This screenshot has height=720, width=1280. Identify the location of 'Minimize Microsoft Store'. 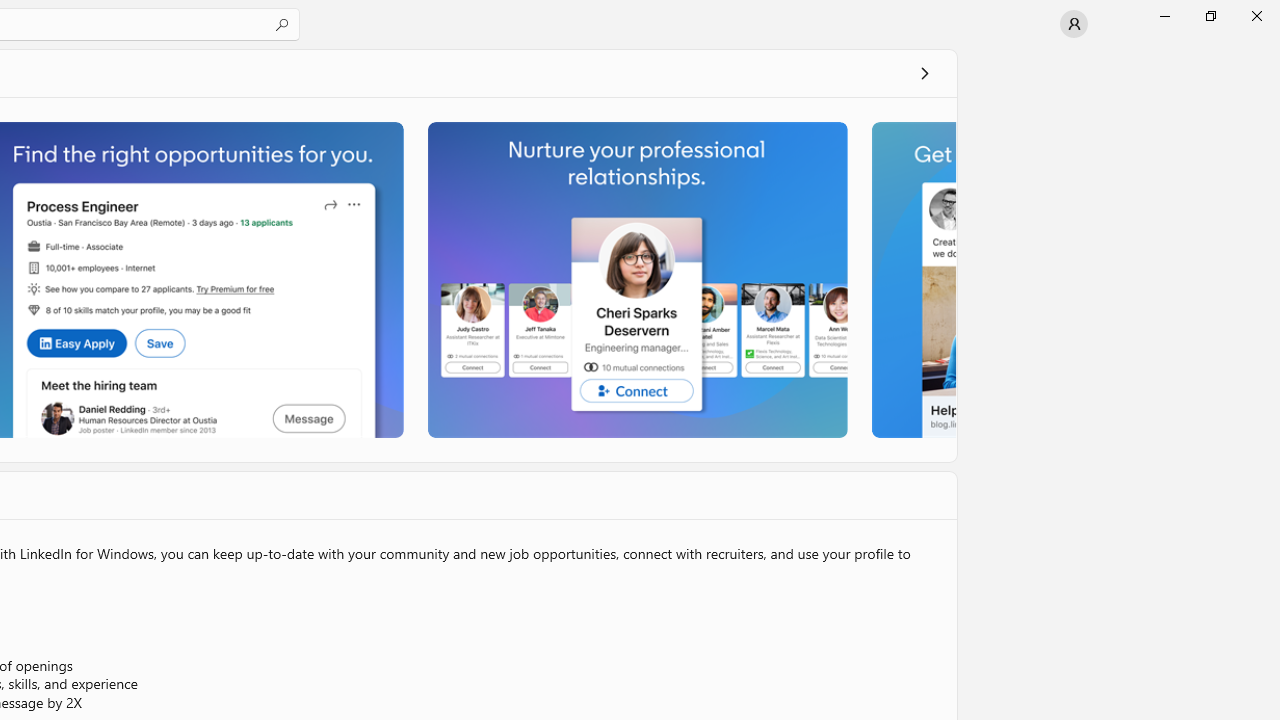
(1164, 15).